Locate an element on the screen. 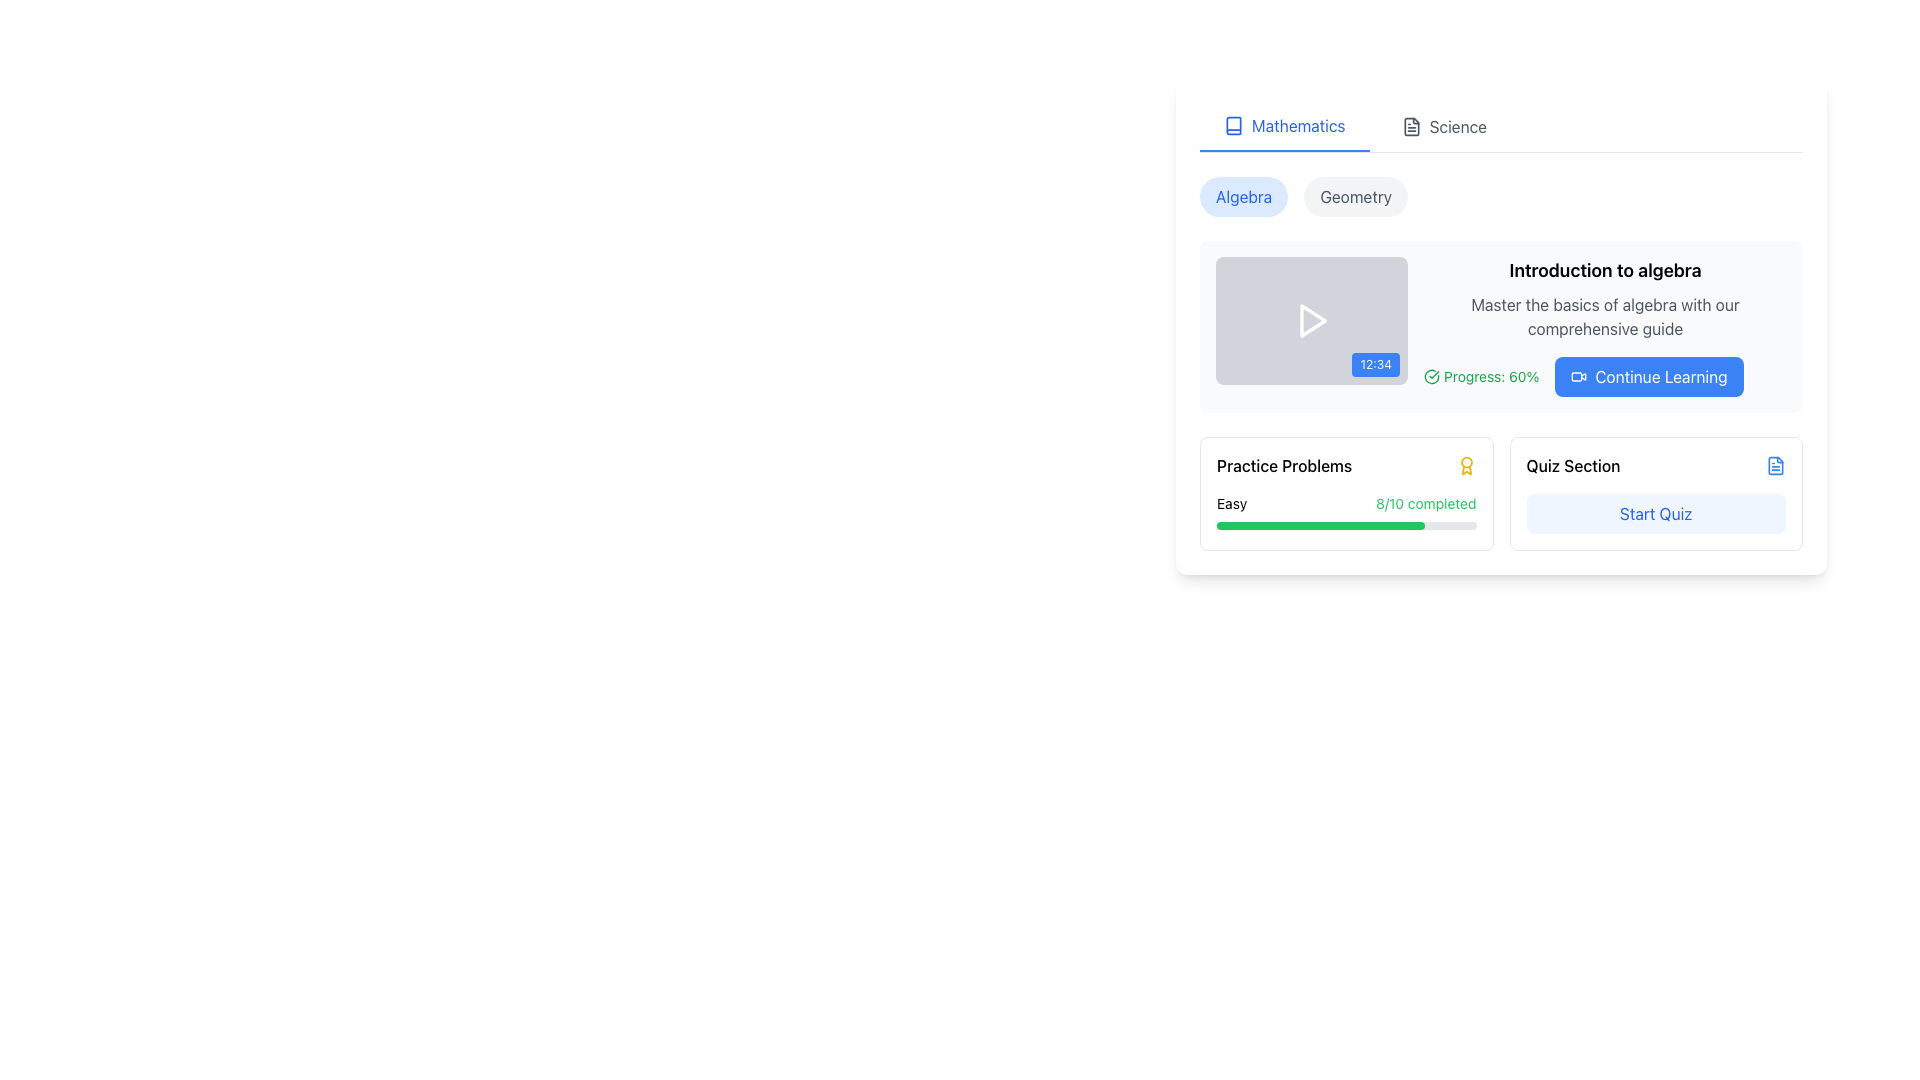 The image size is (1920, 1080). the video thumbnail with a play button overlay to potentially see additional options is located at coordinates (1311, 319).